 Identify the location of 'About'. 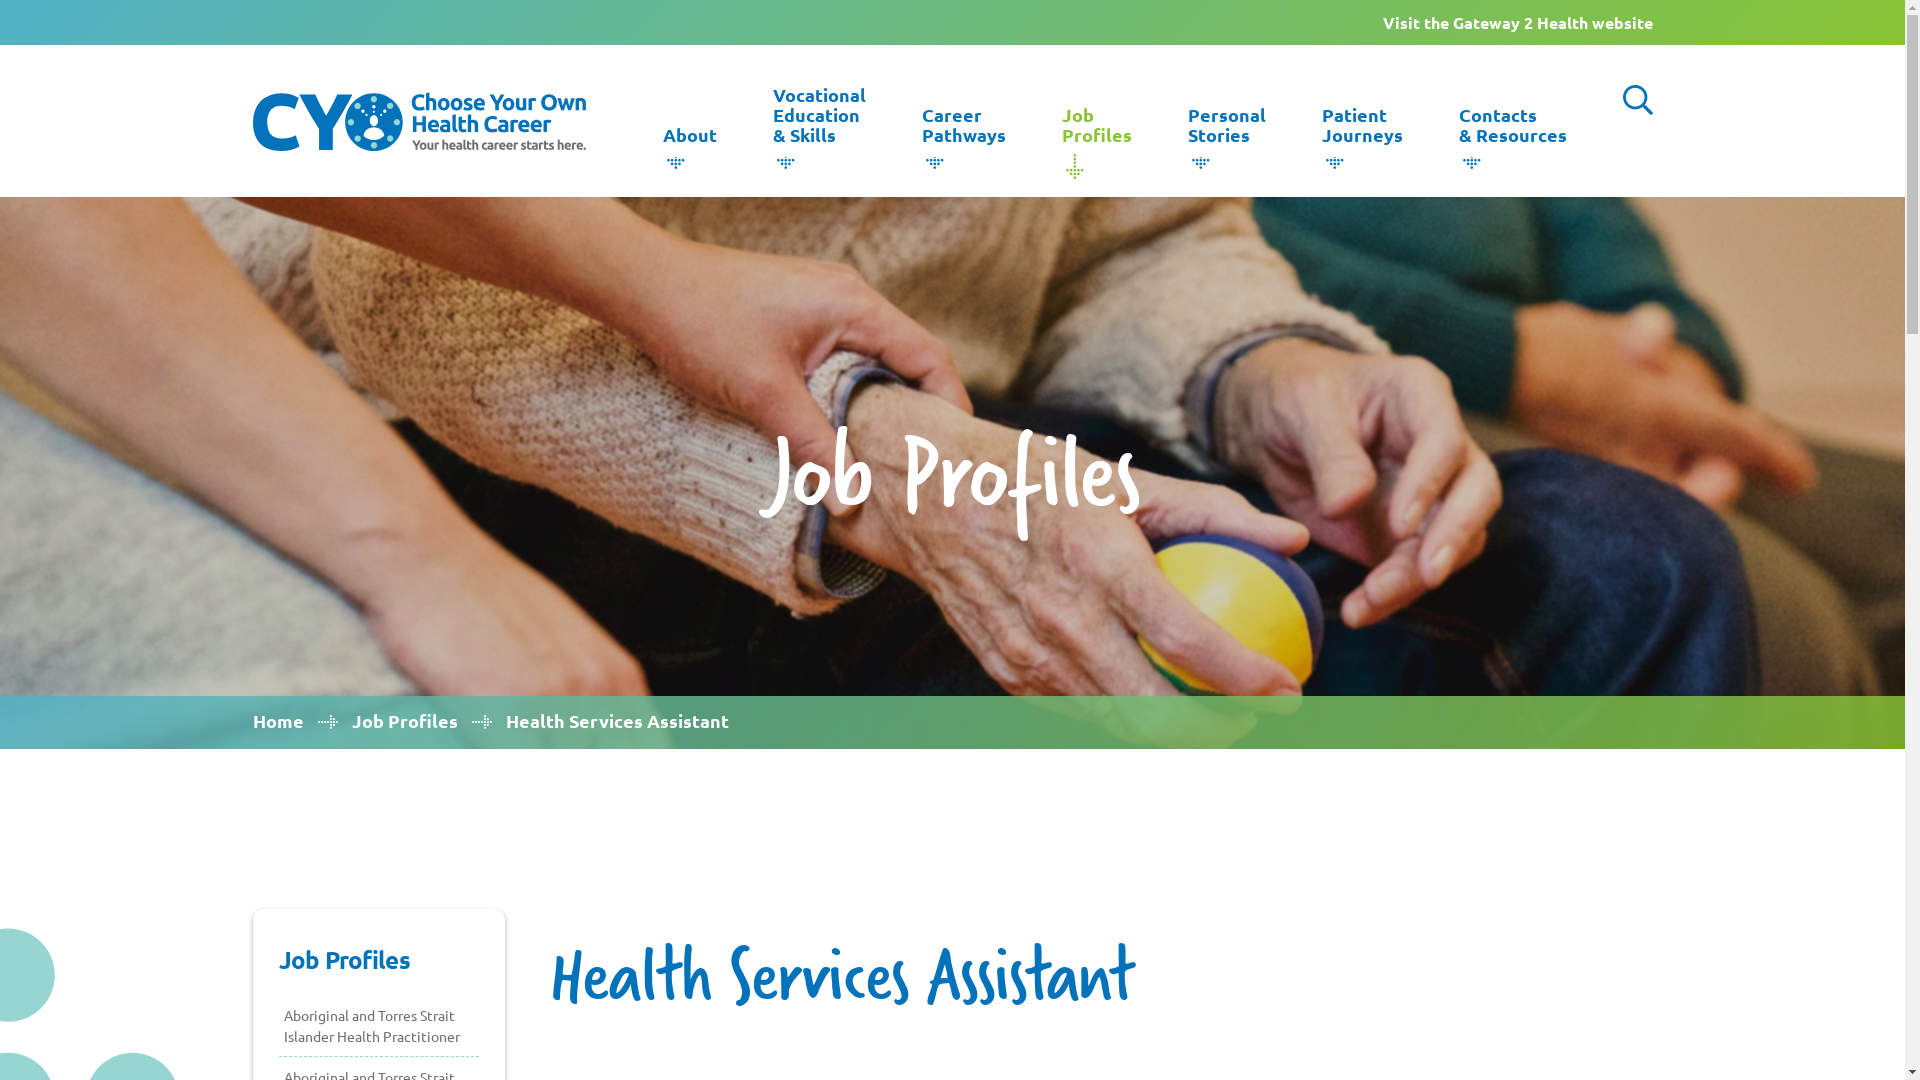
(689, 140).